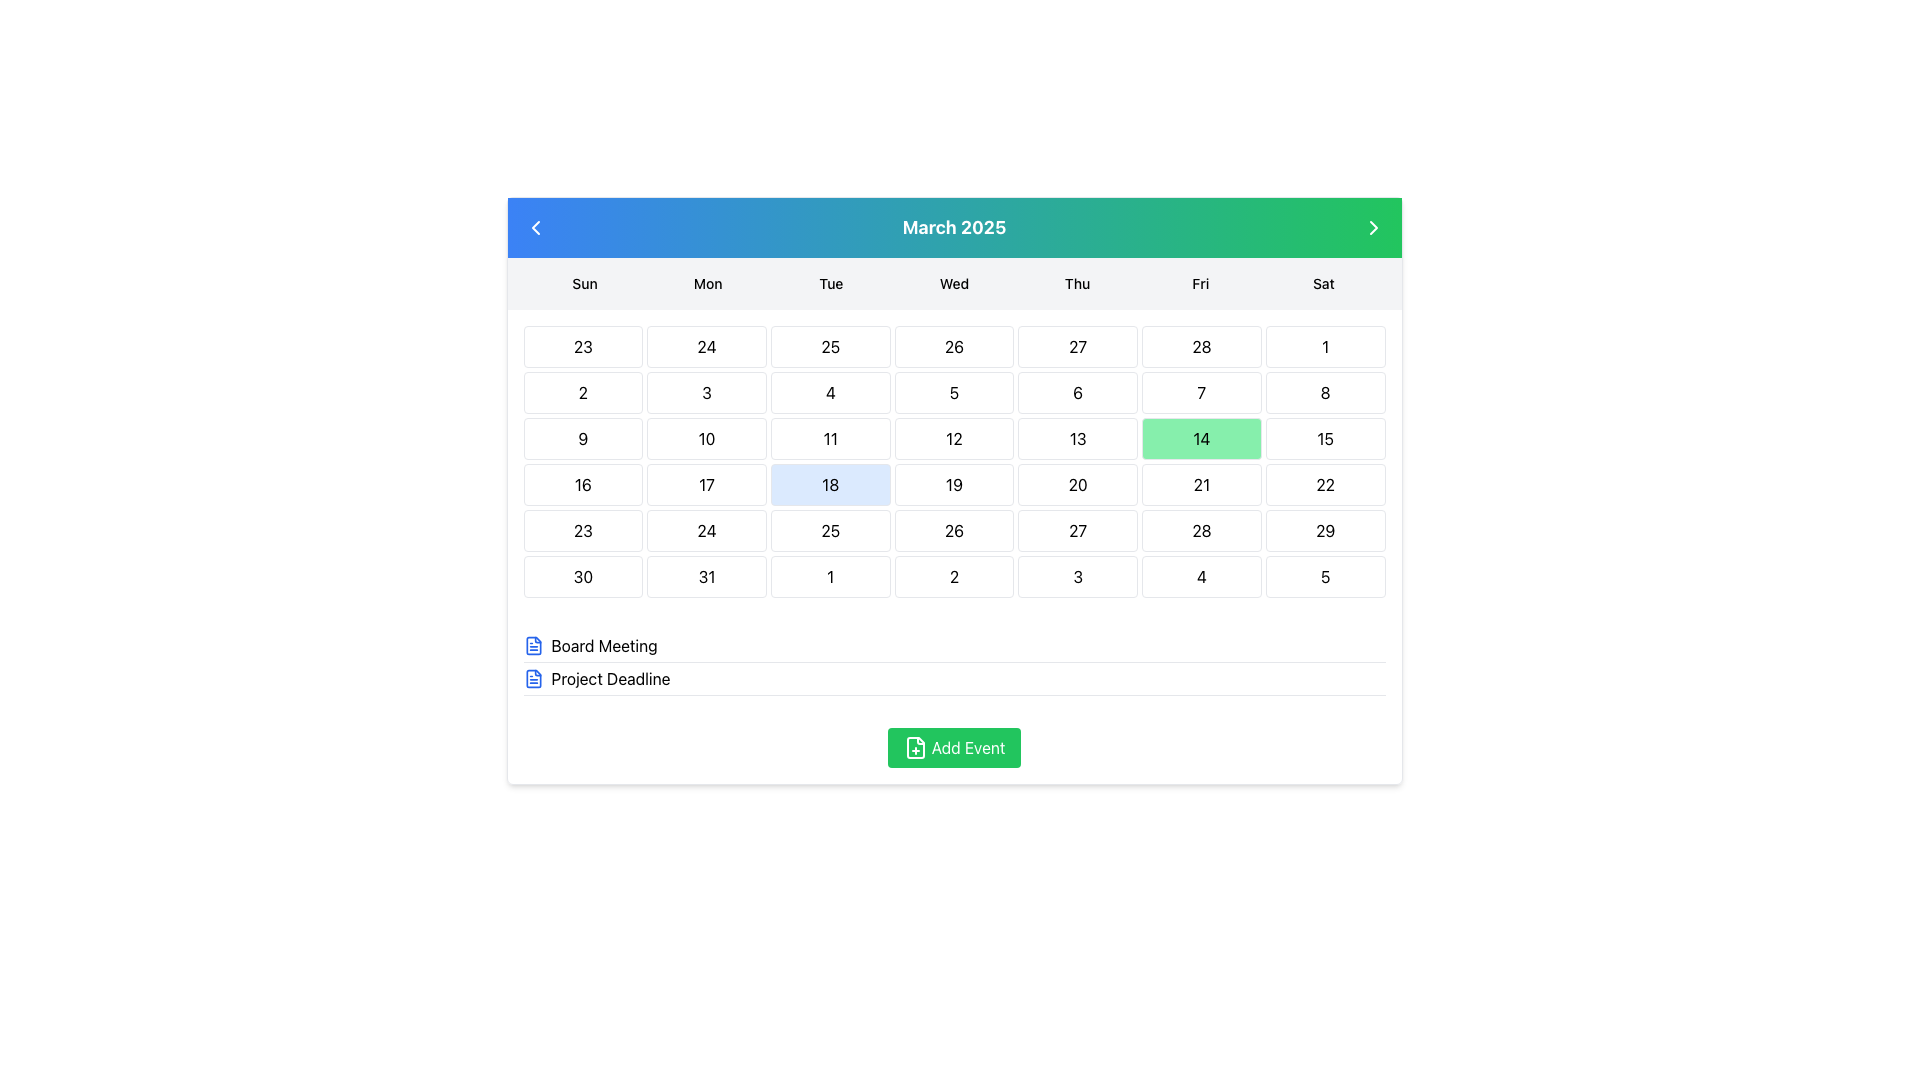 The height and width of the screenshot is (1080, 1920). Describe the element at coordinates (1200, 577) in the screenshot. I see `the calendar date cell displaying '4' in bold black font` at that location.